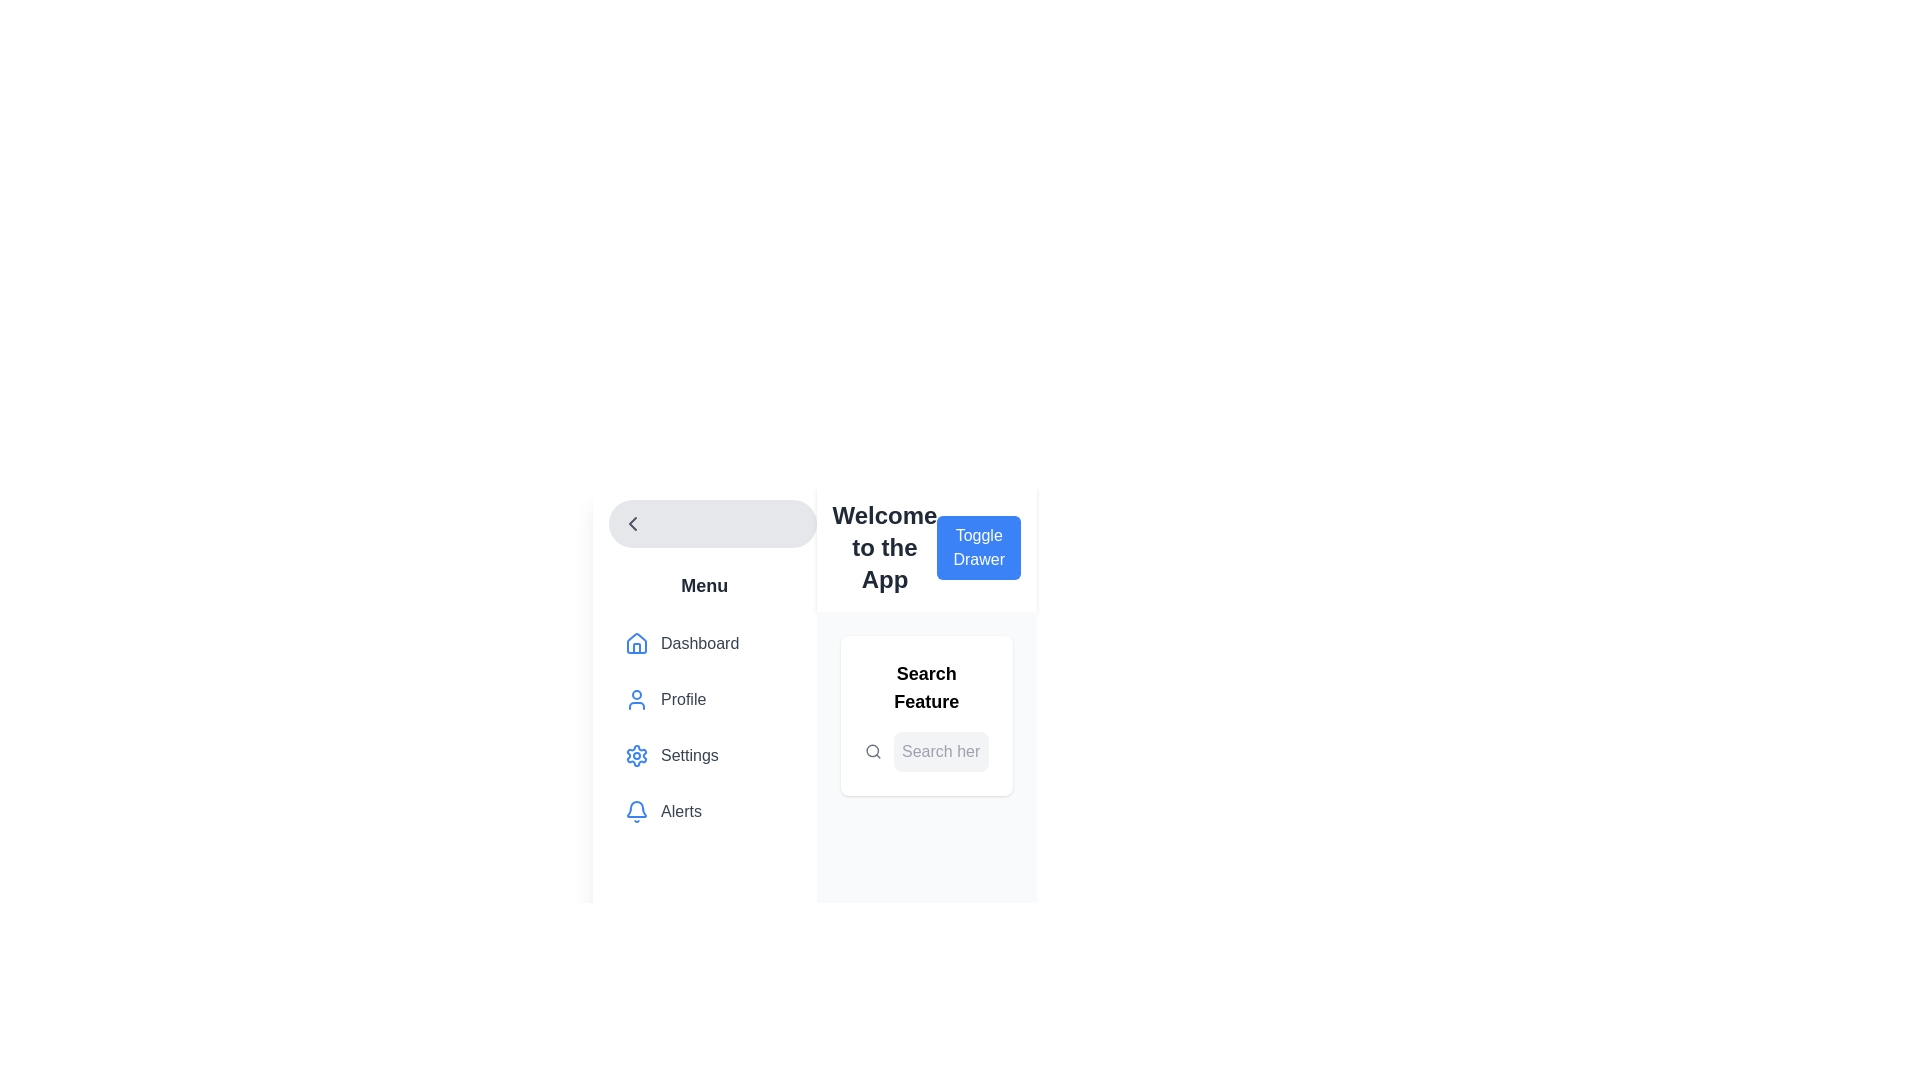 The height and width of the screenshot is (1080, 1920). Describe the element at coordinates (704, 812) in the screenshot. I see `the fourth menu item in the vertical navigation menu, located below the 'Settings' menu item` at that location.